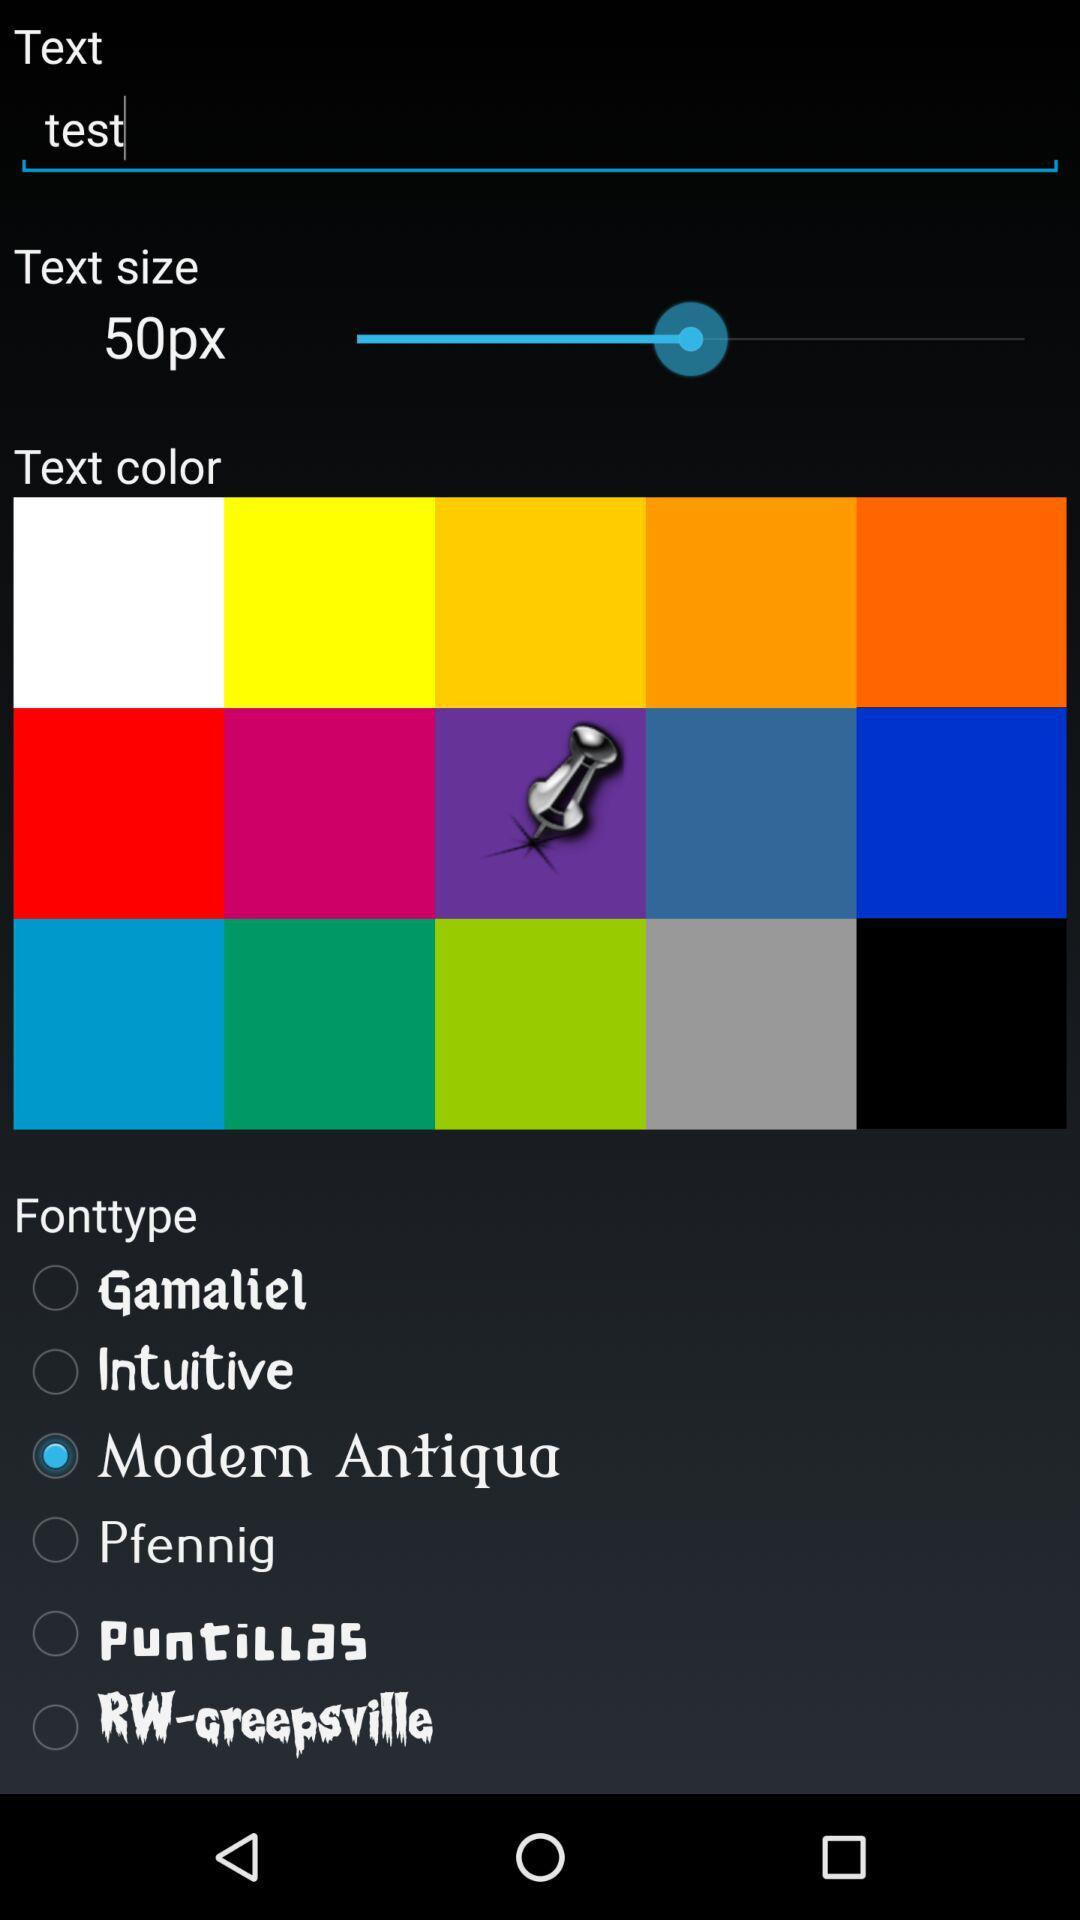 The image size is (1080, 1920). I want to click on the text field which says test, so click(540, 128).